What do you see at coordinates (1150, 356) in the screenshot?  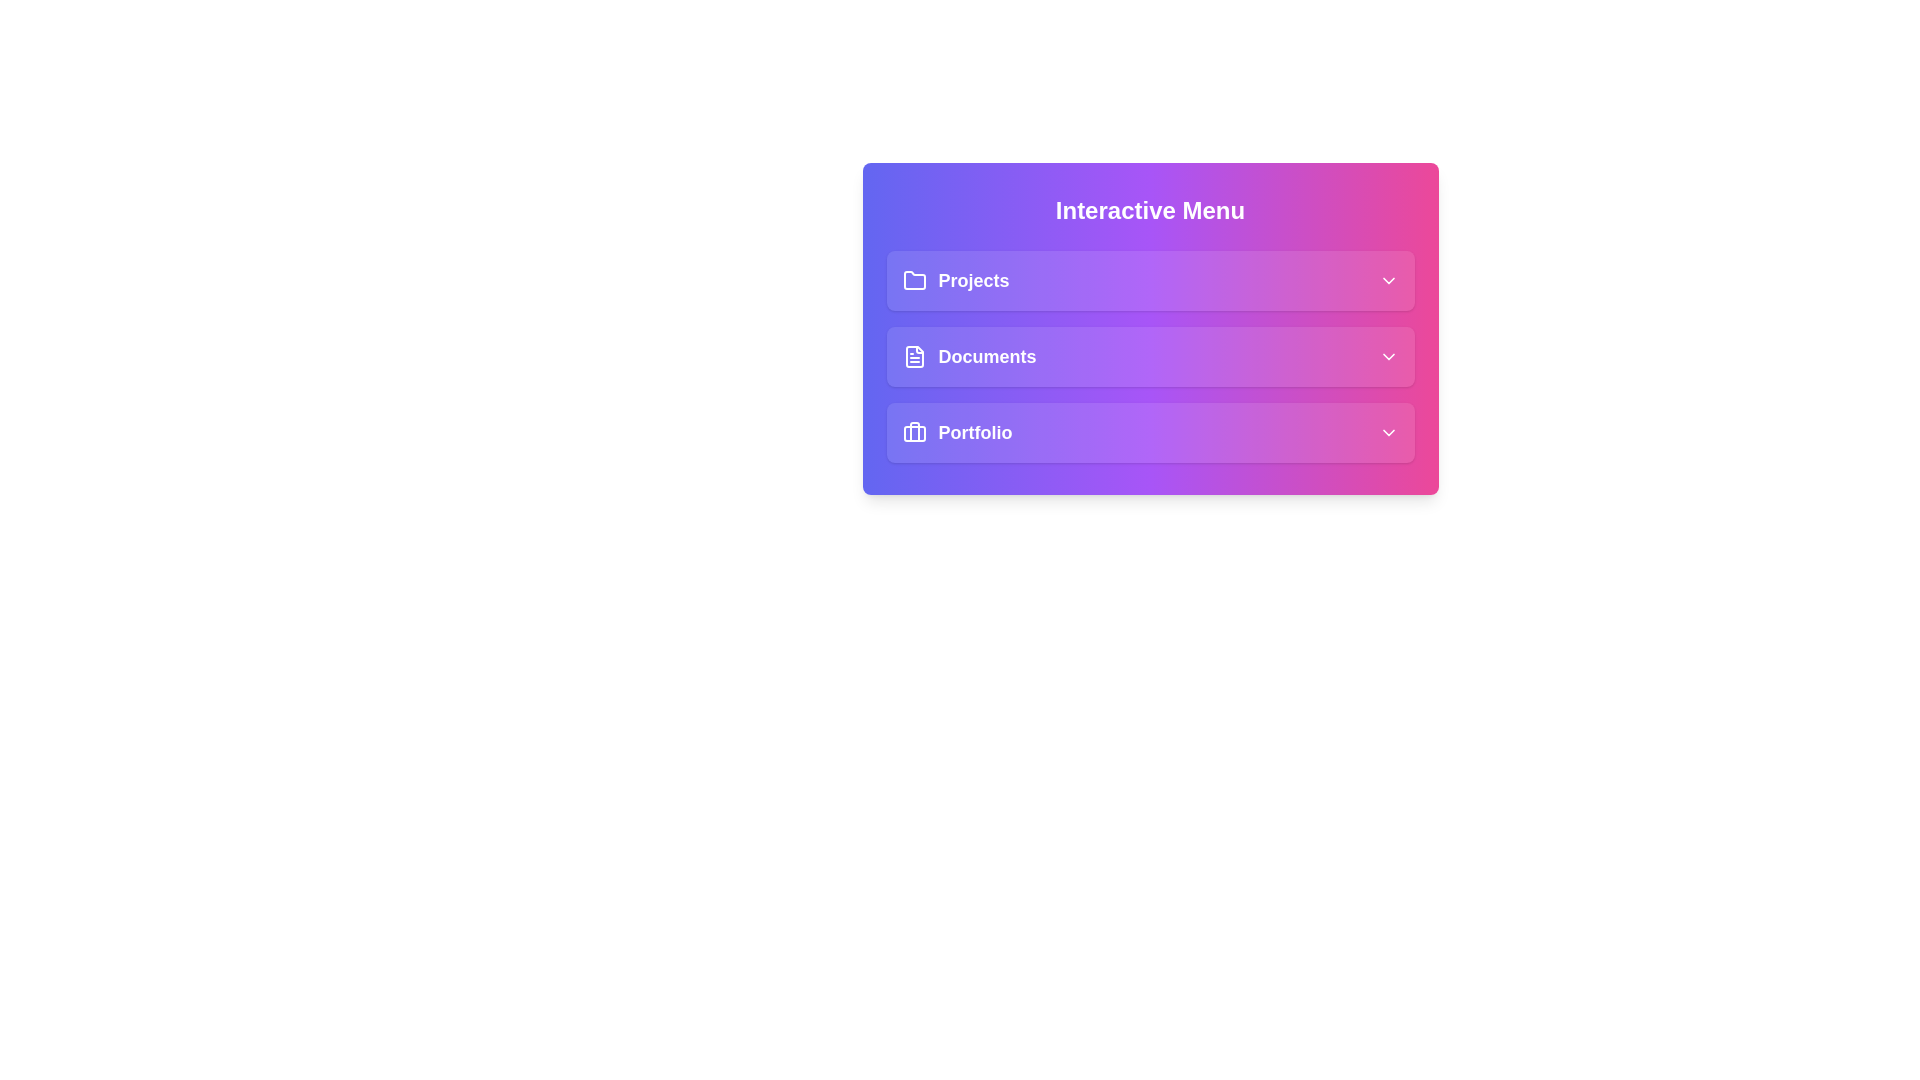 I see `the 'Documents' menu option` at bounding box center [1150, 356].